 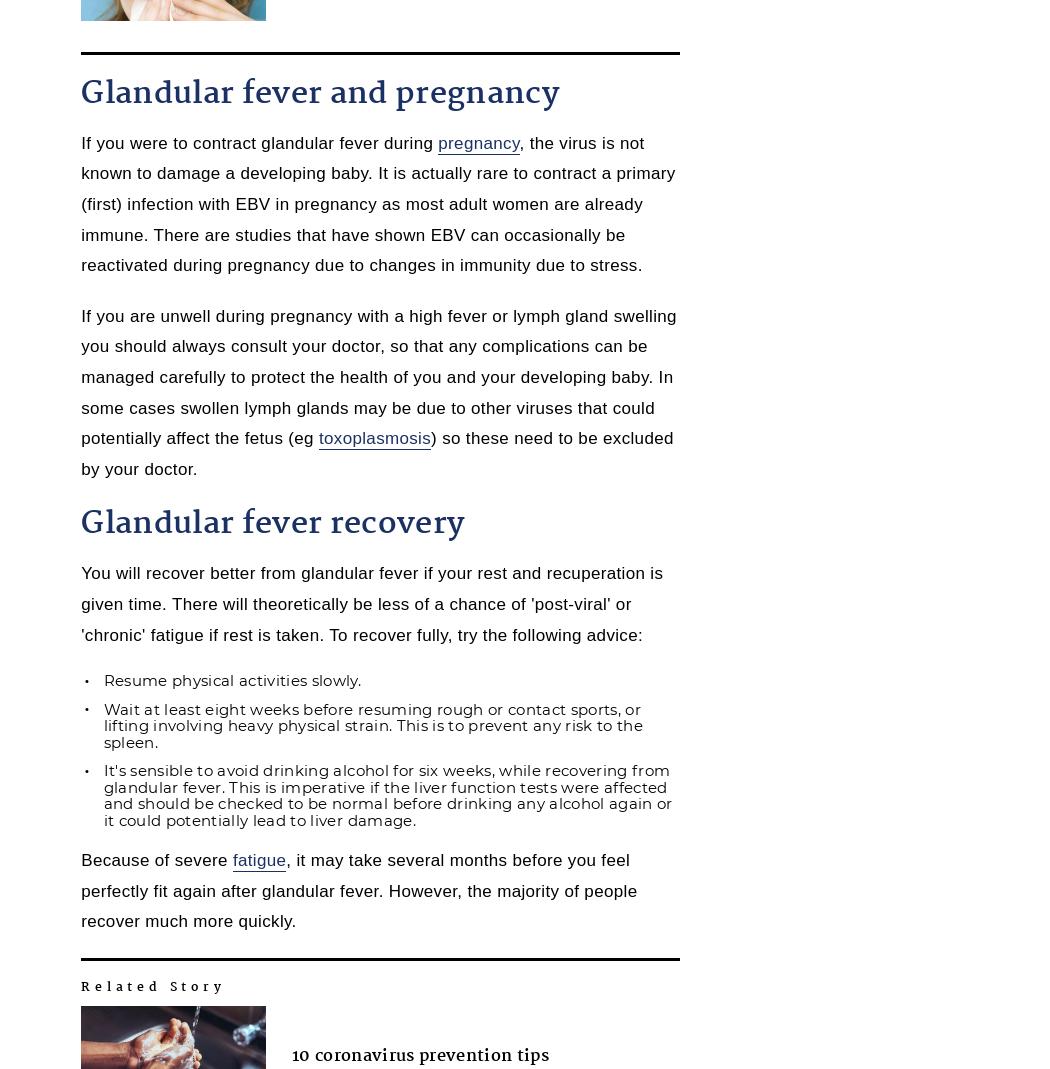 What do you see at coordinates (376, 452) in the screenshot?
I see `') so these need to be excluded by your doctor.'` at bounding box center [376, 452].